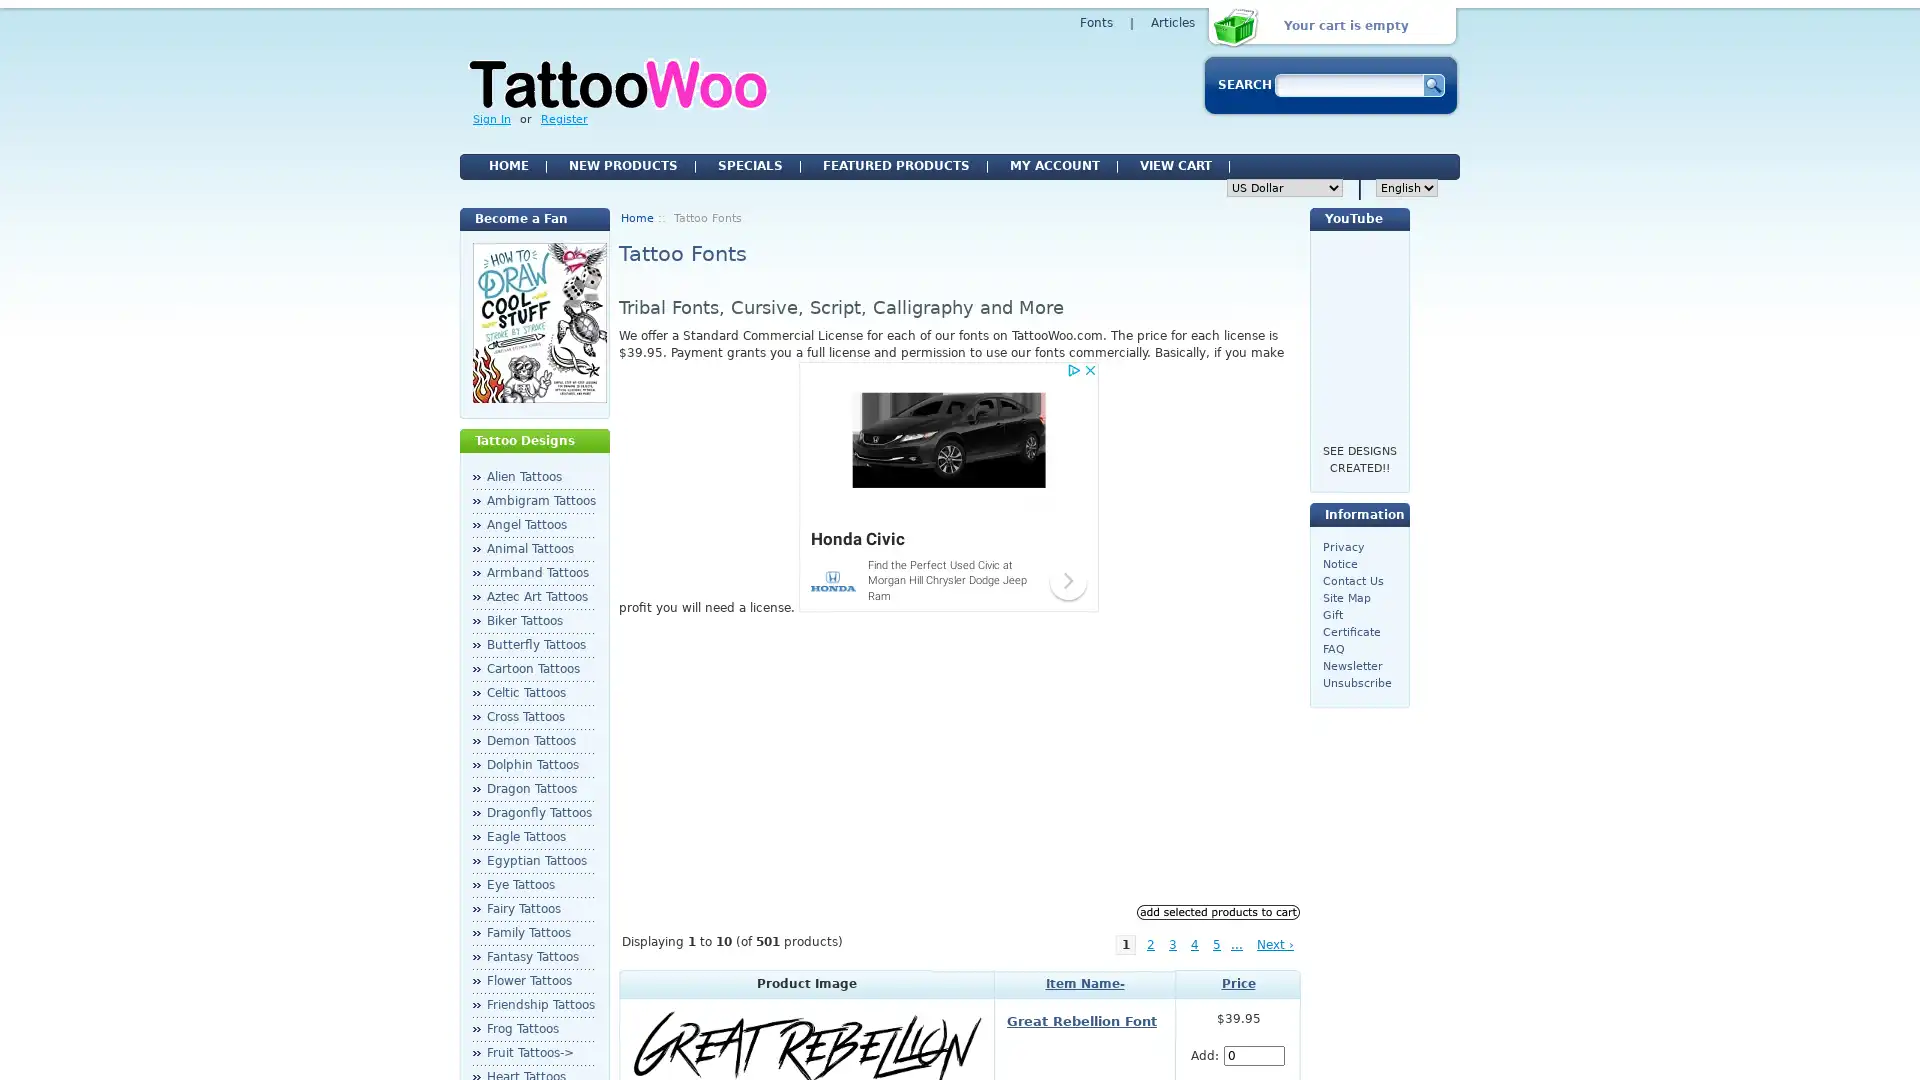  I want to click on Serch, so click(1432, 84).